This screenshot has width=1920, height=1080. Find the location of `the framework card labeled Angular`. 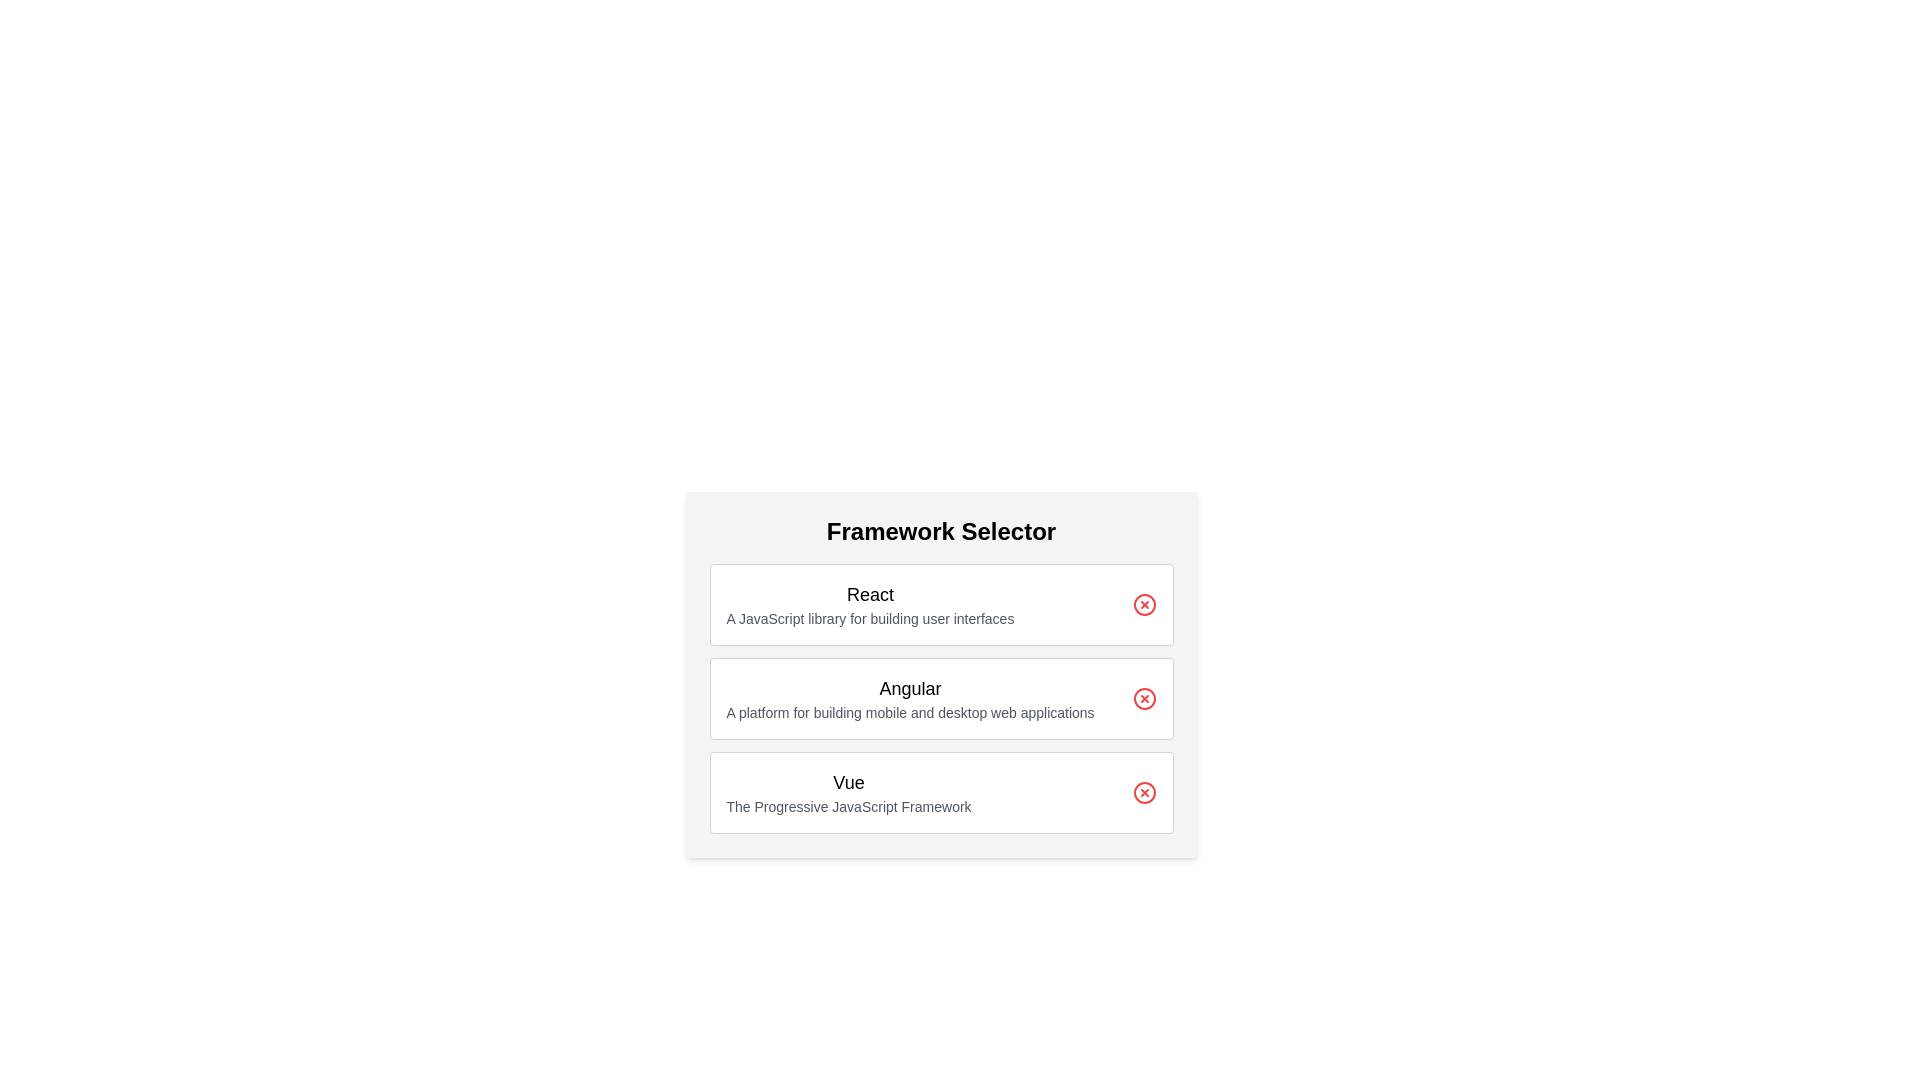

the framework card labeled Angular is located at coordinates (940, 697).